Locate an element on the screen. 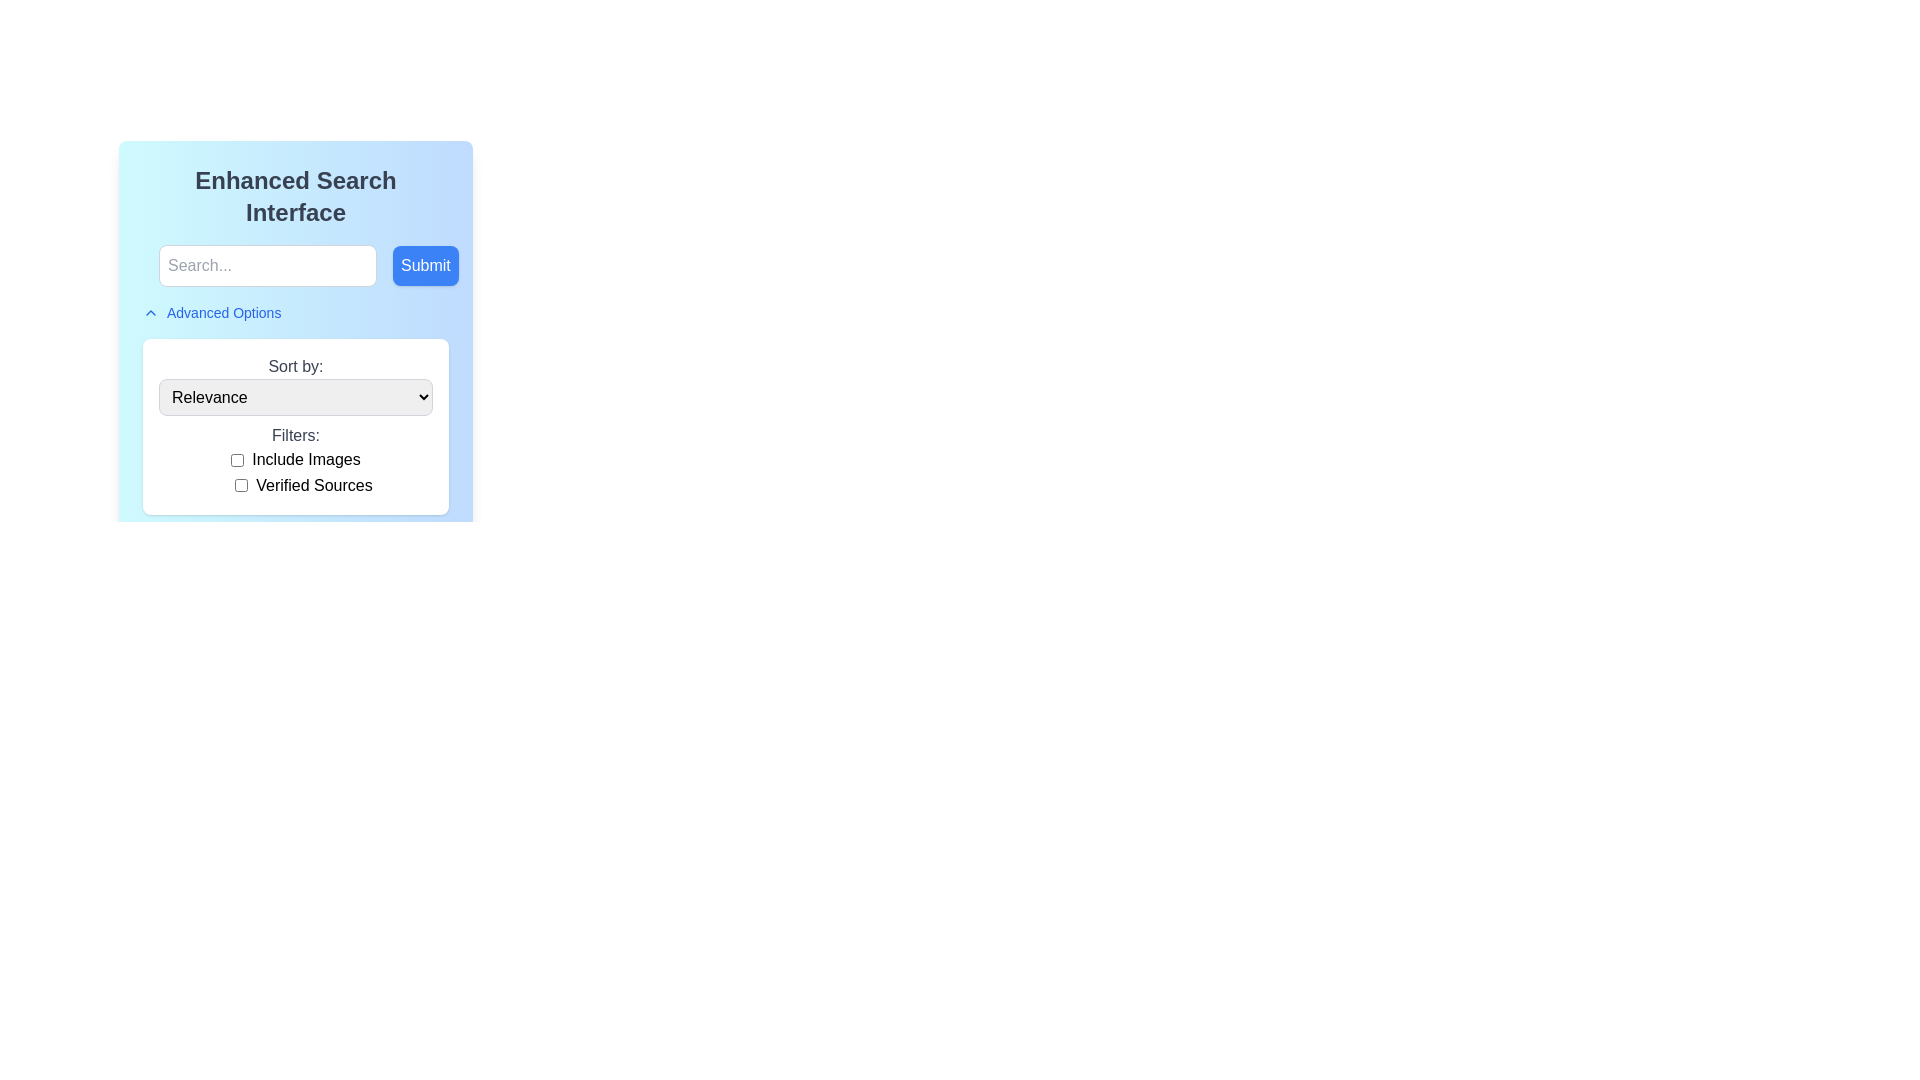  the checkbox labeled 'Verified Sources' is located at coordinates (302, 485).